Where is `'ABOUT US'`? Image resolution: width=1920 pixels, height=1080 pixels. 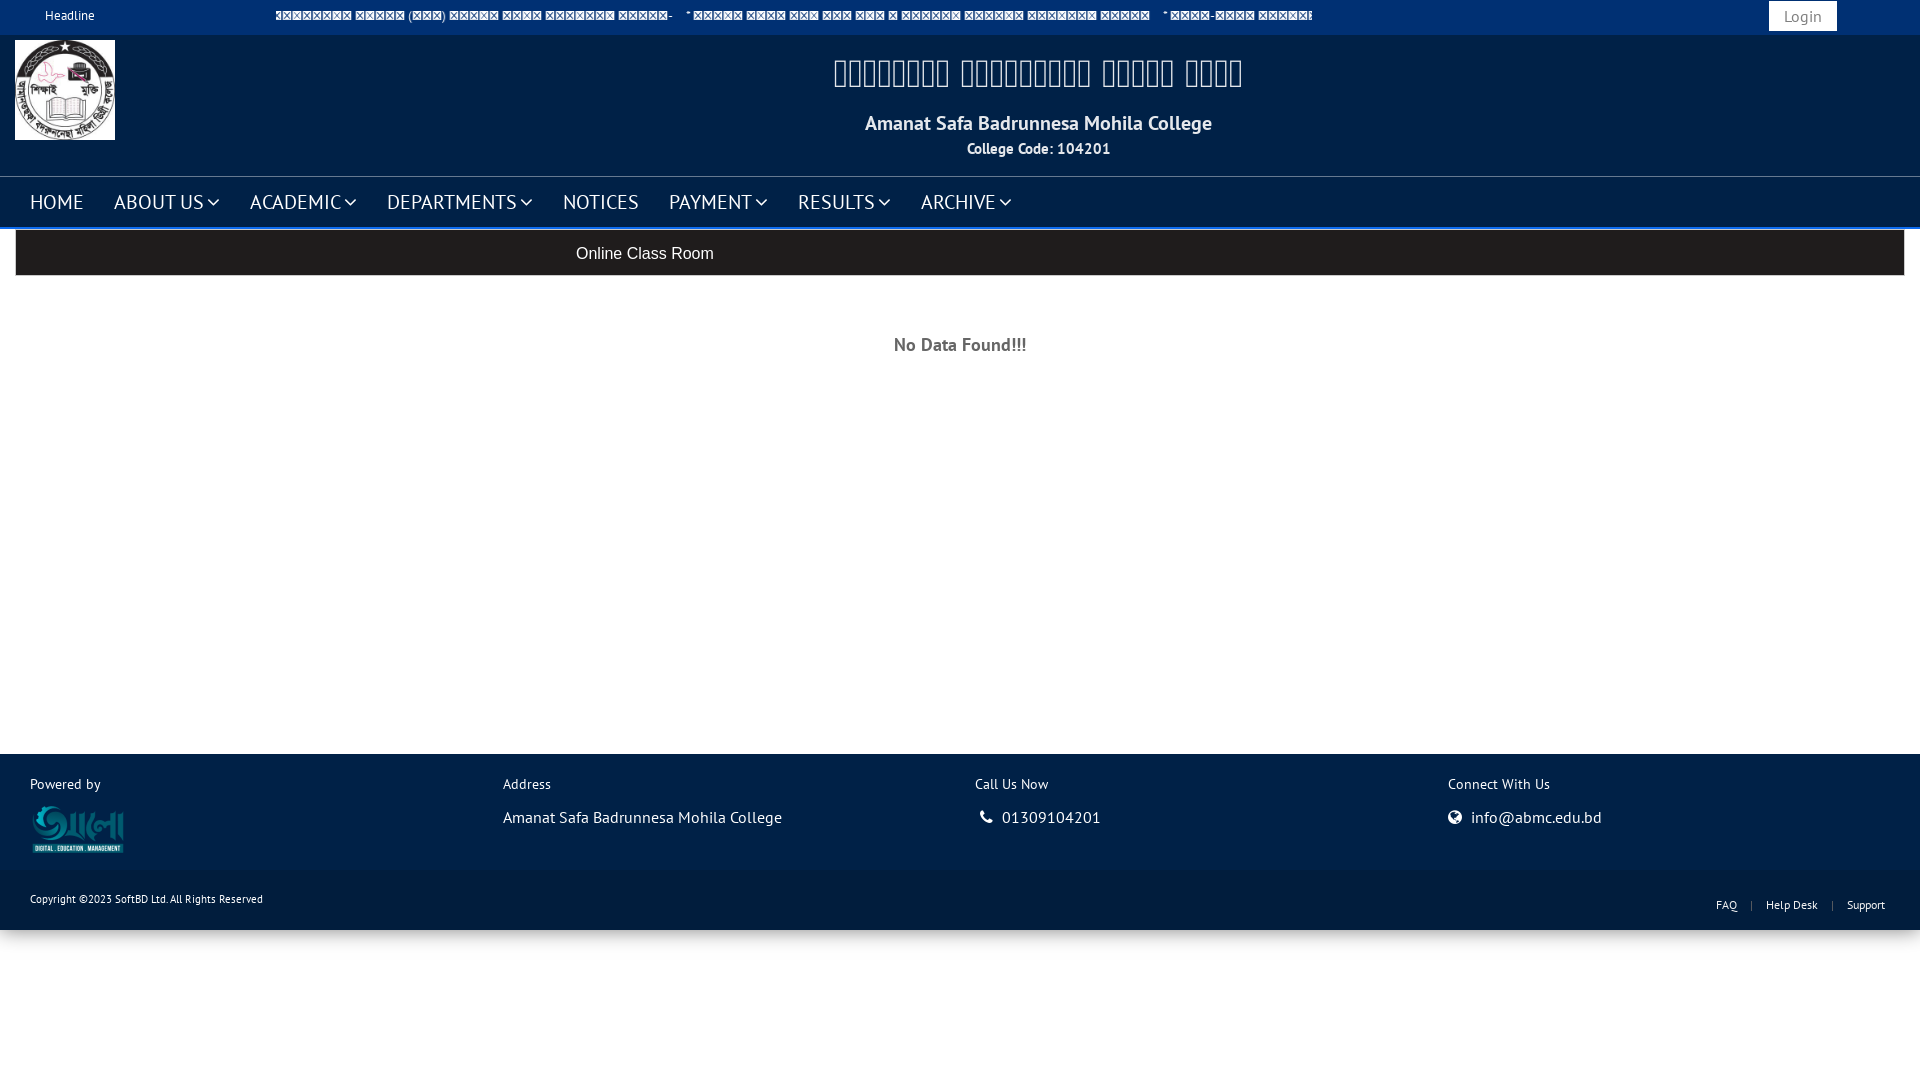 'ABOUT US' is located at coordinates (167, 200).